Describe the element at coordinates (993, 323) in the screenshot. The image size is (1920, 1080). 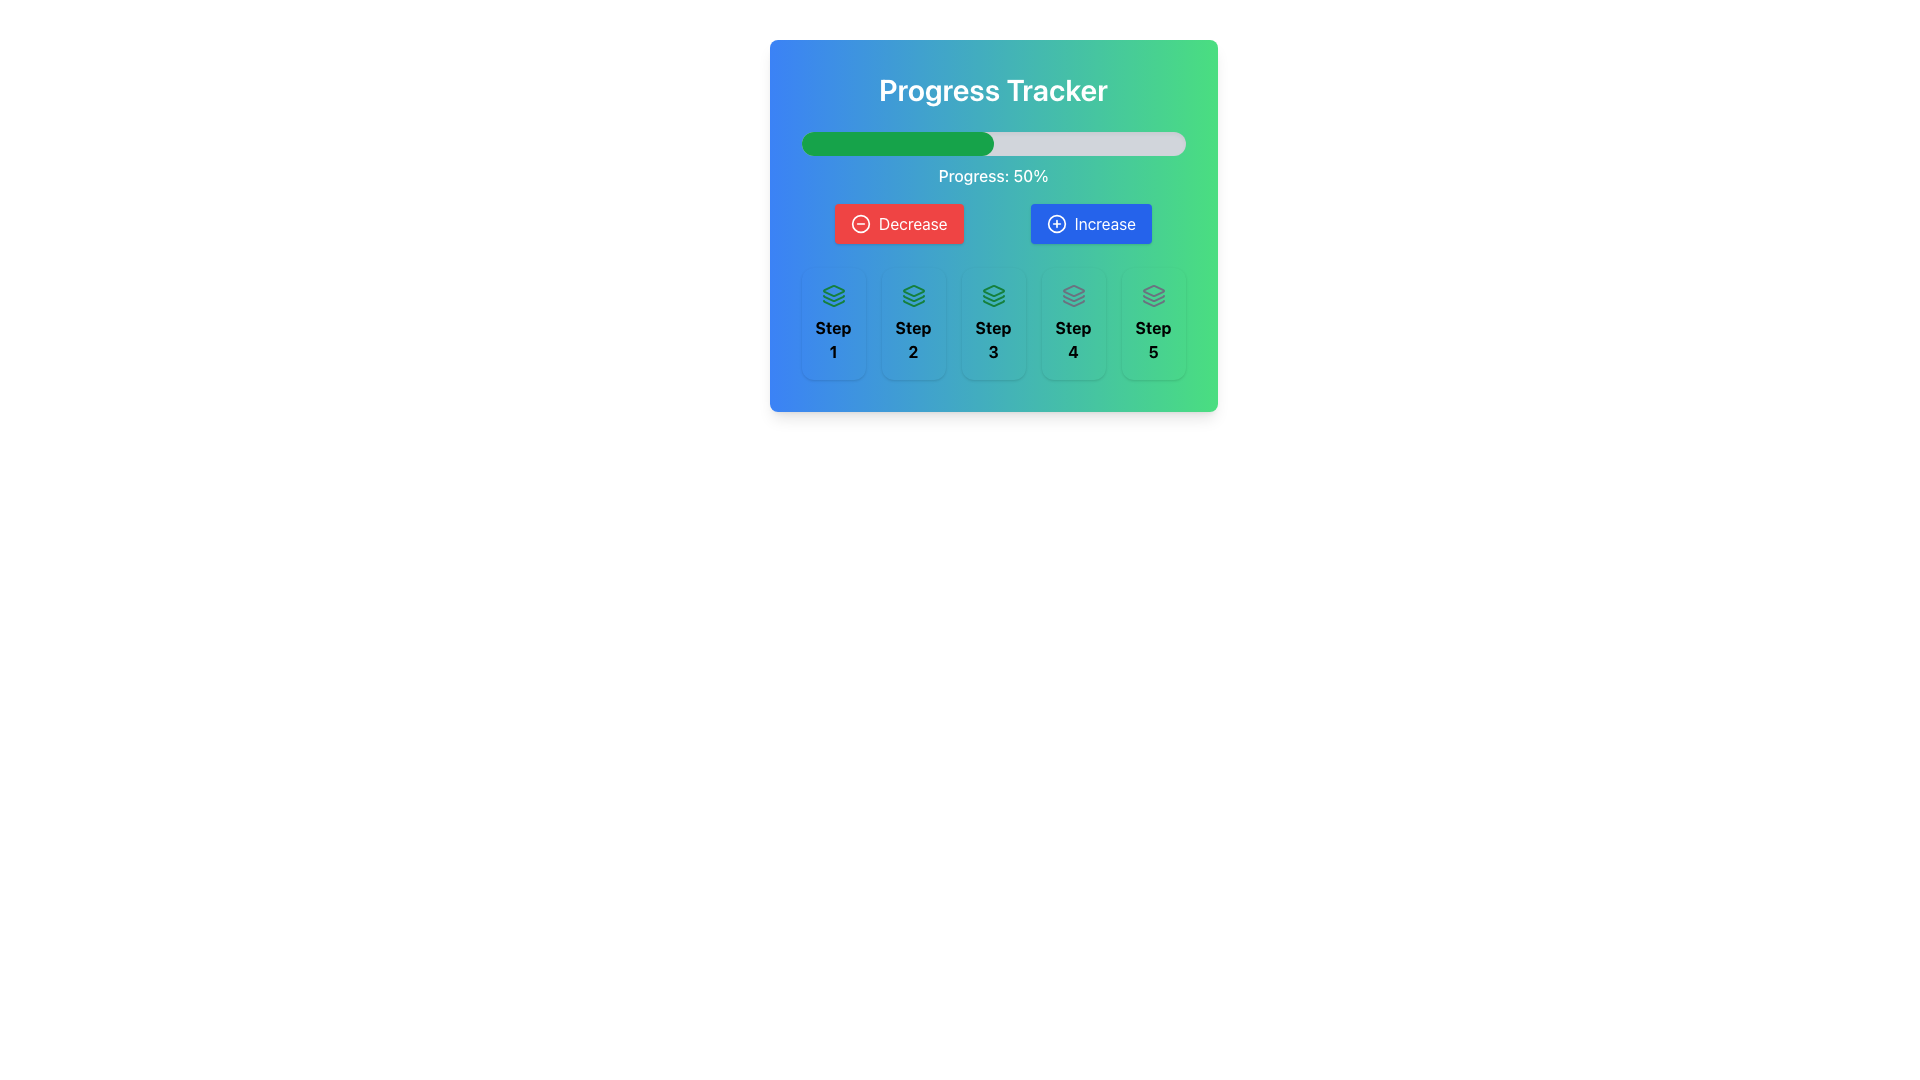
I see `the 'Step 3' progress step indicator, which is the third block in a row of five blocks in a progress tracker` at that location.